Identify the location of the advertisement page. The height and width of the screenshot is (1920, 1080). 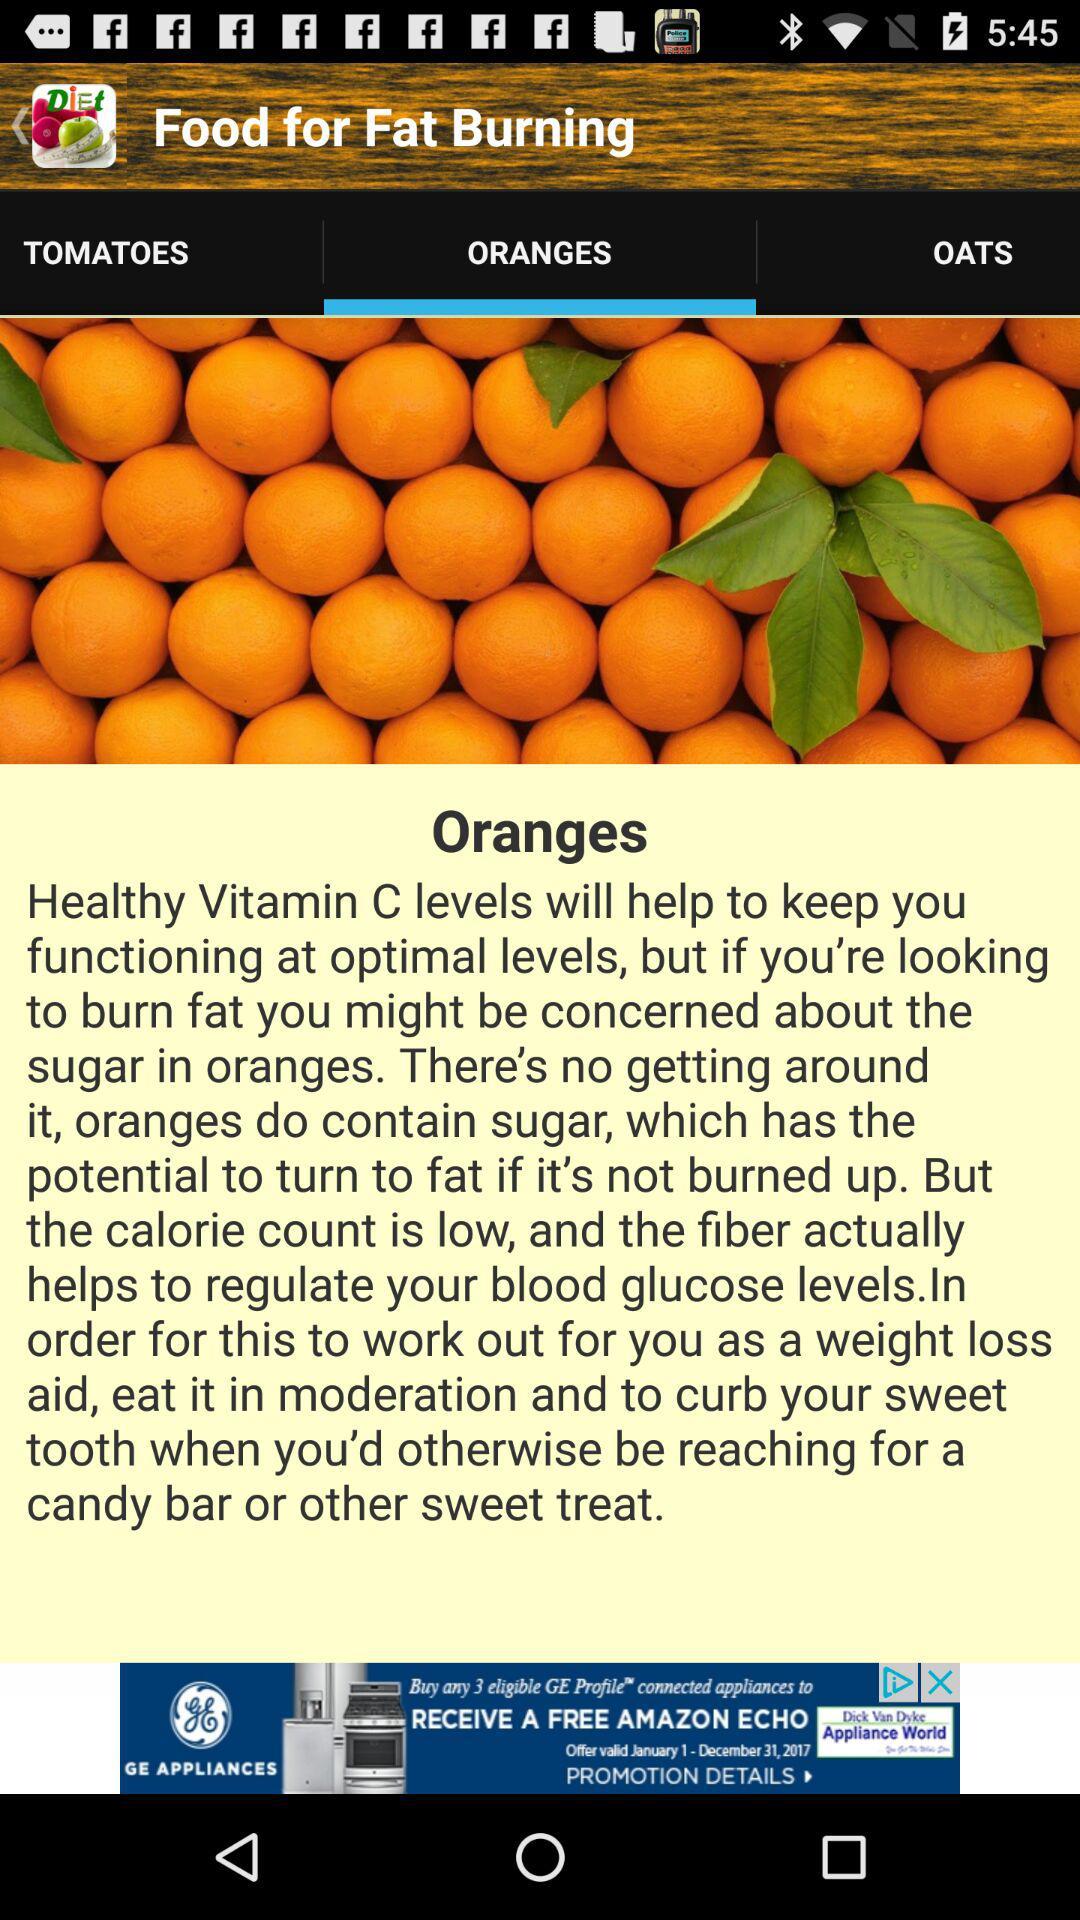
(540, 1727).